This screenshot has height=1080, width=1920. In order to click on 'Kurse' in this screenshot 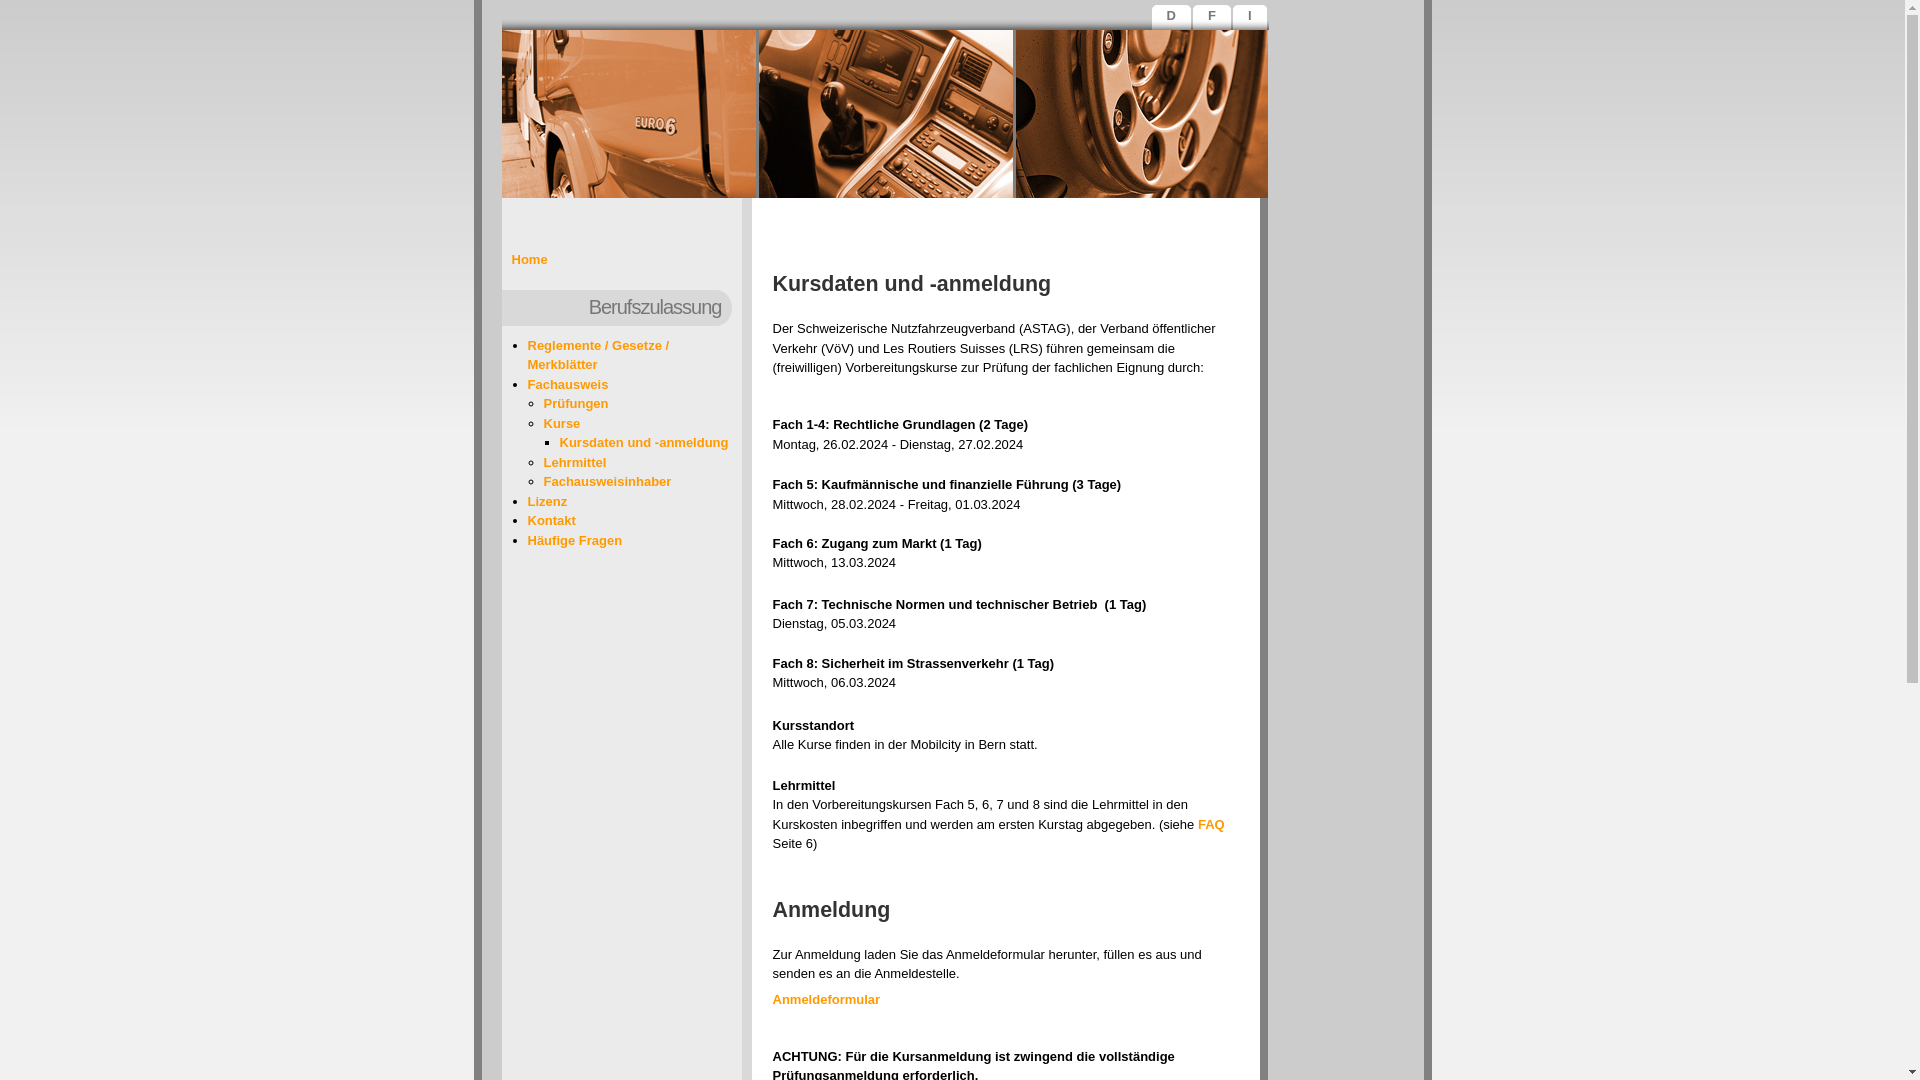, I will do `click(543, 422)`.